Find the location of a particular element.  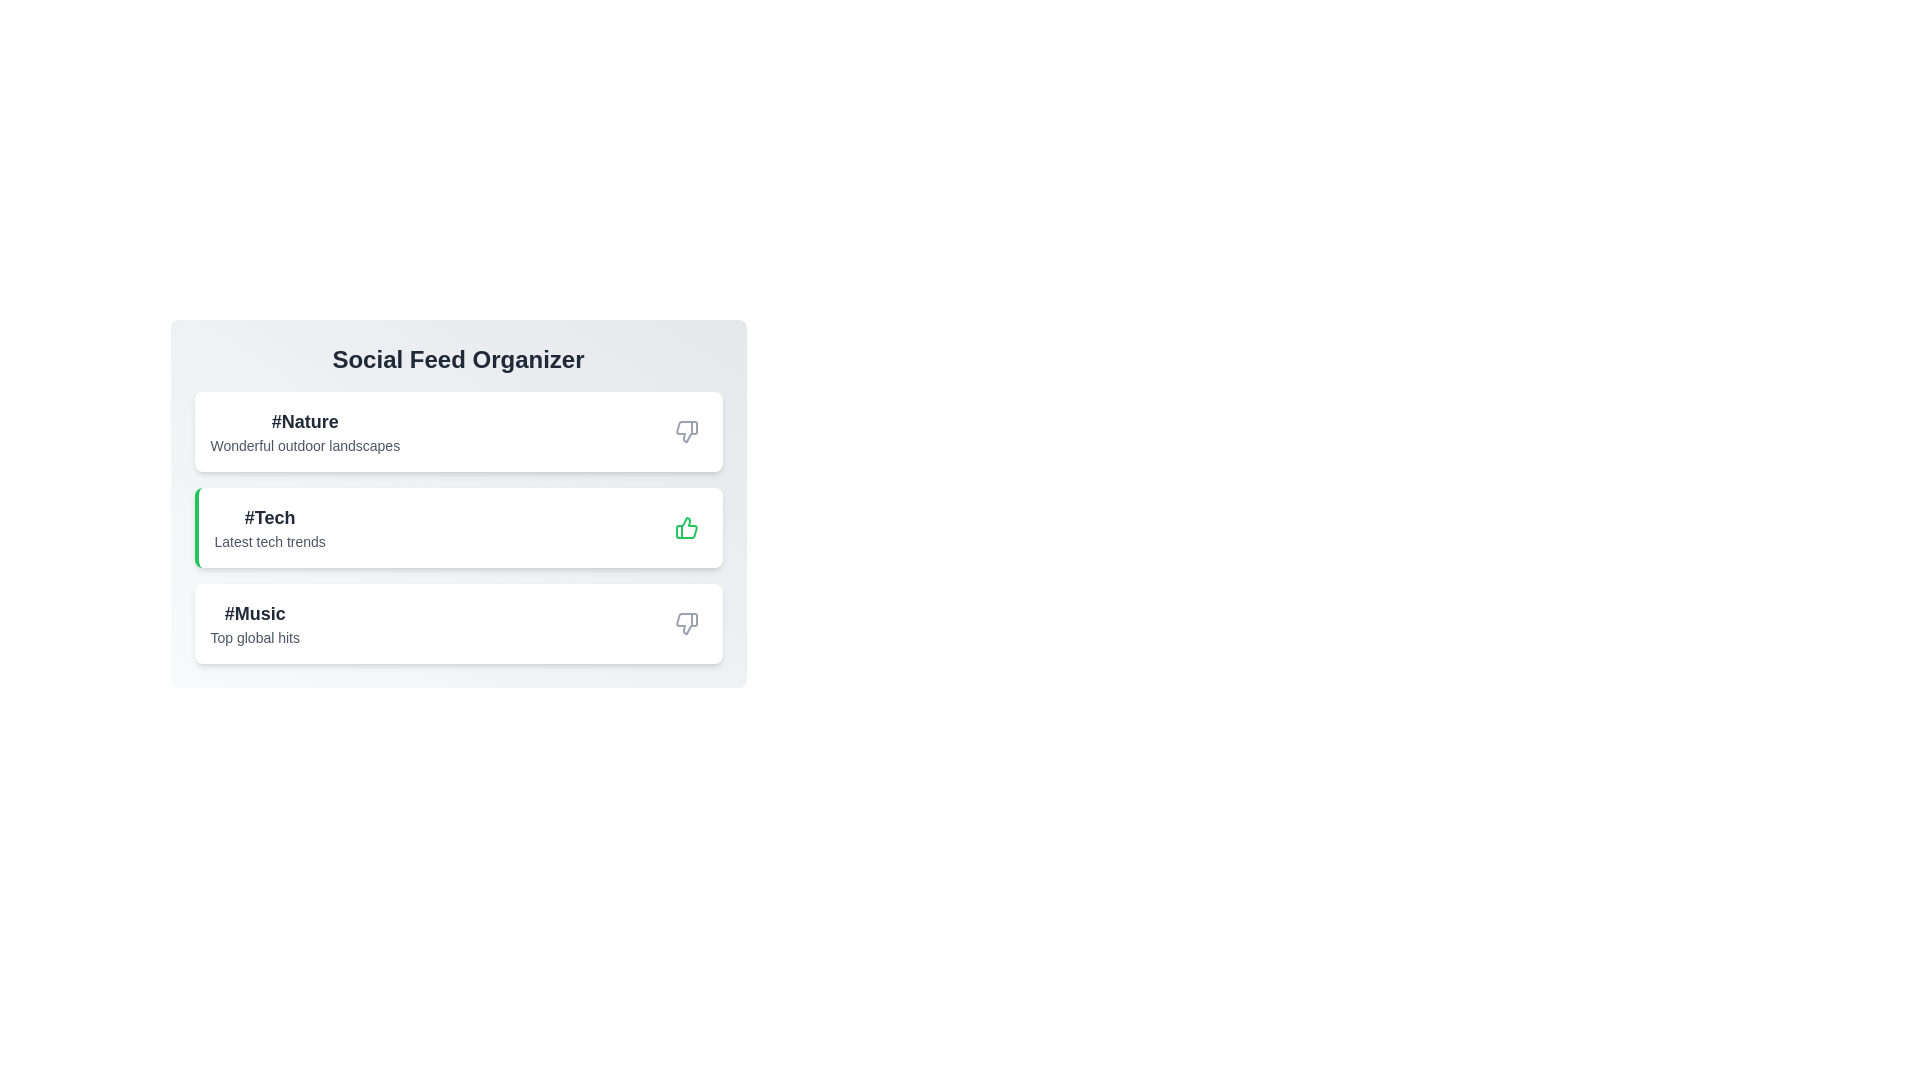

the text of the category description for Music is located at coordinates (254, 623).